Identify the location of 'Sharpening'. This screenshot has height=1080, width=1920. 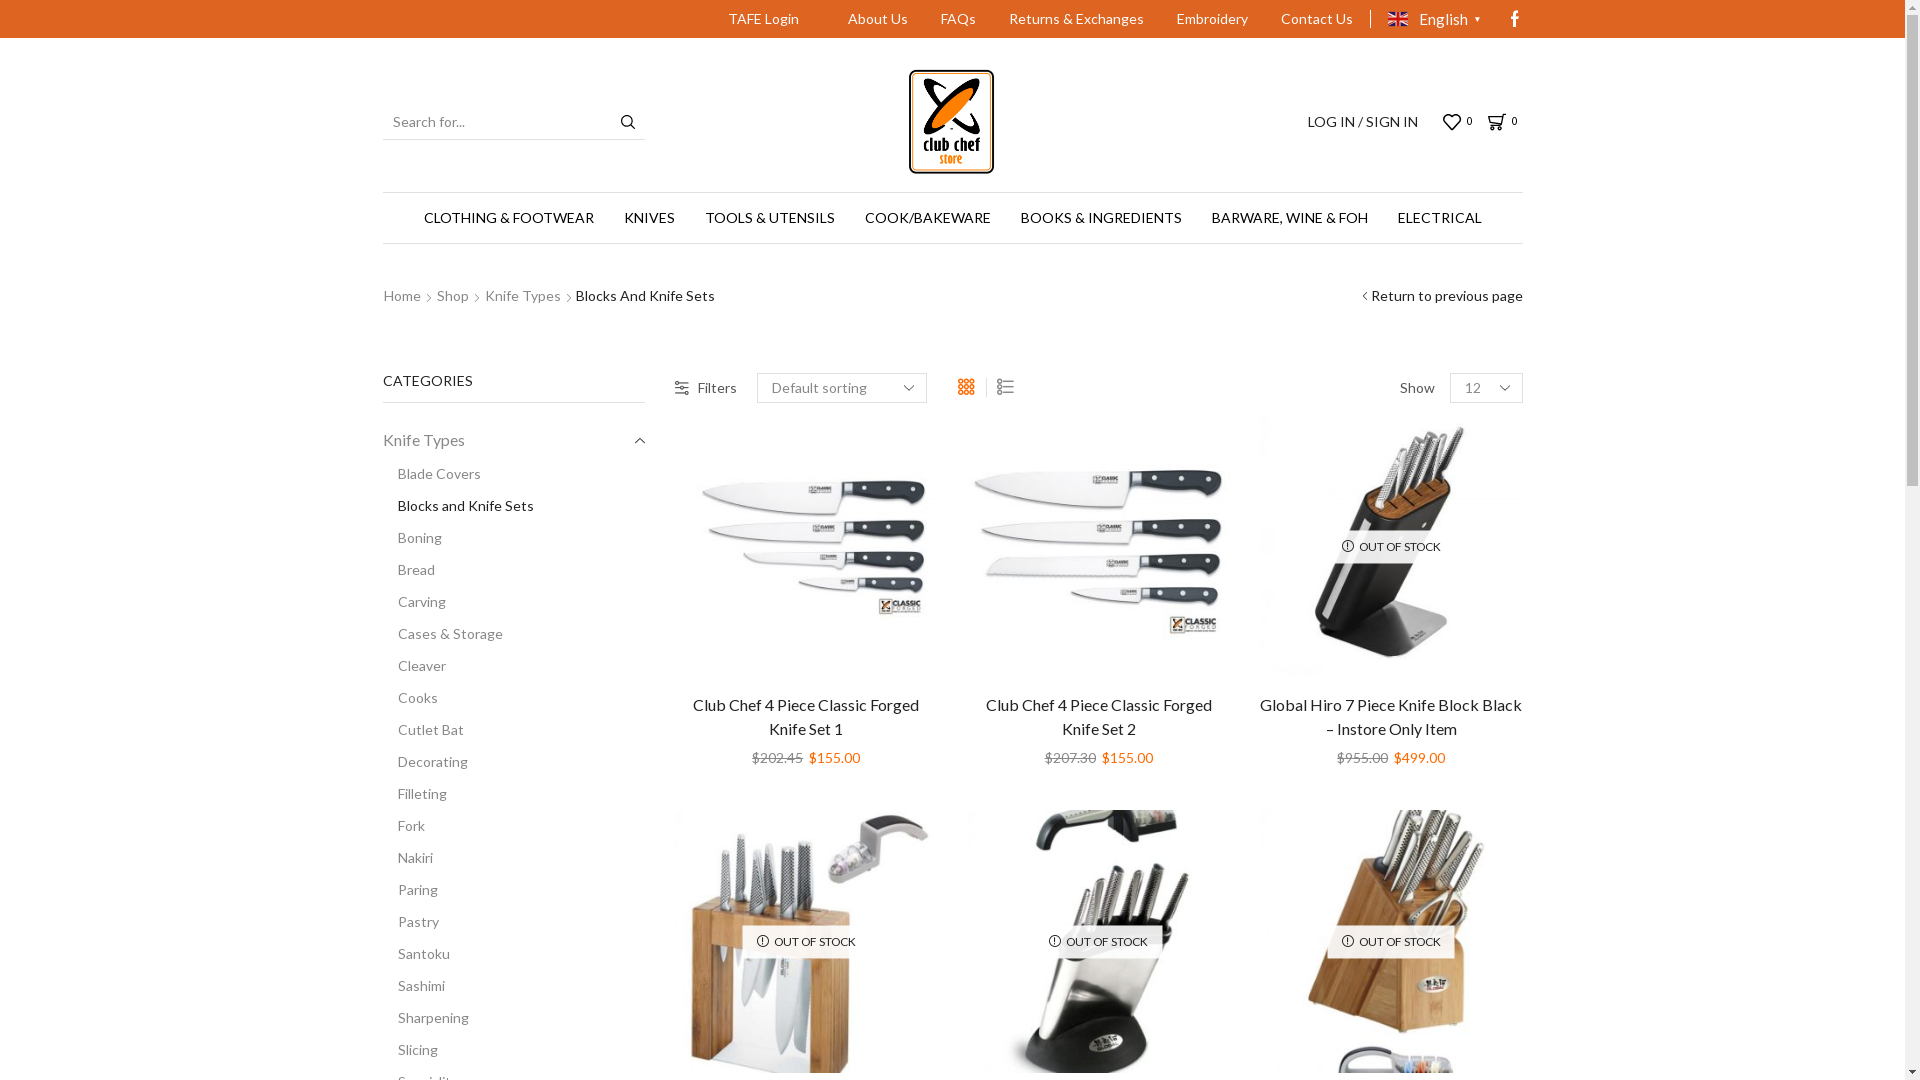
(424, 1018).